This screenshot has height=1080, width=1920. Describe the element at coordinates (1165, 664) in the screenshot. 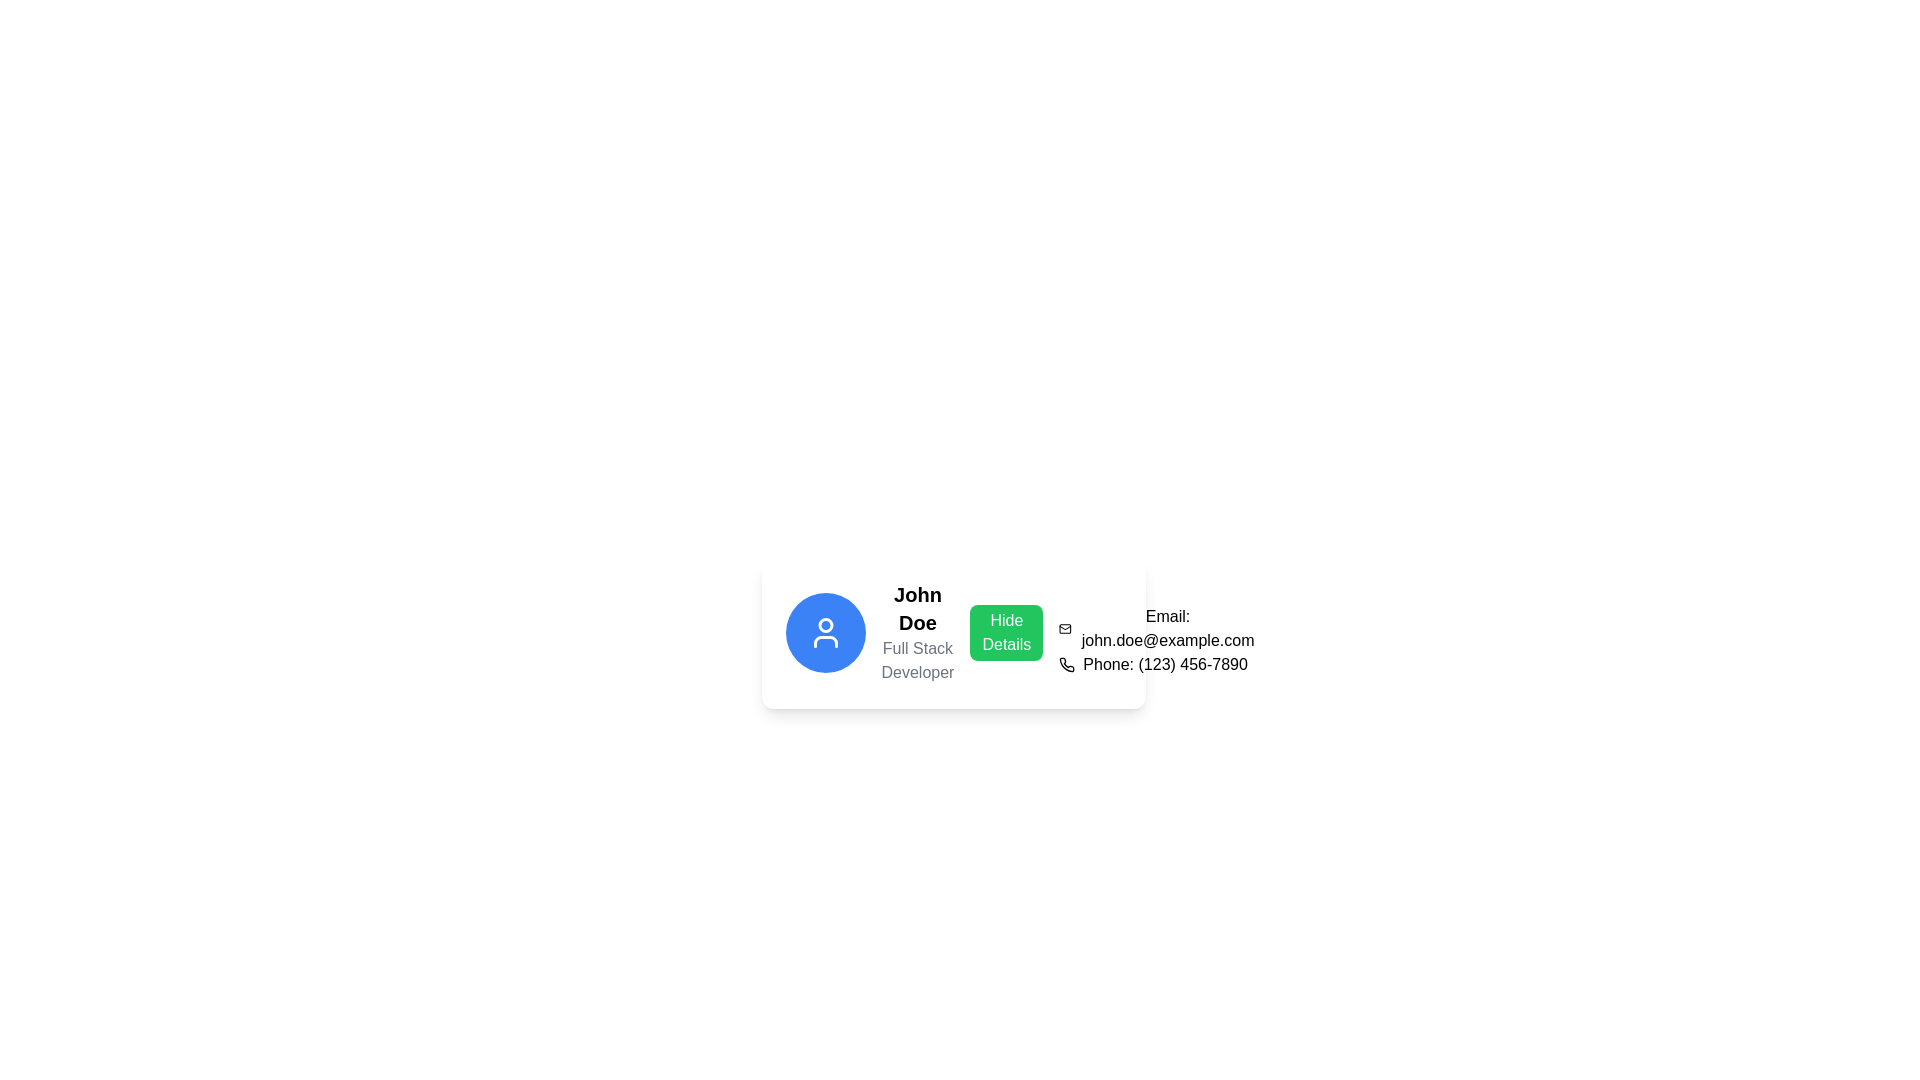

I see `the non-interactive Text label displaying the user's contact phone number located at the bottom-right corner of the profile summary card, adjacent to the email address text field` at that location.